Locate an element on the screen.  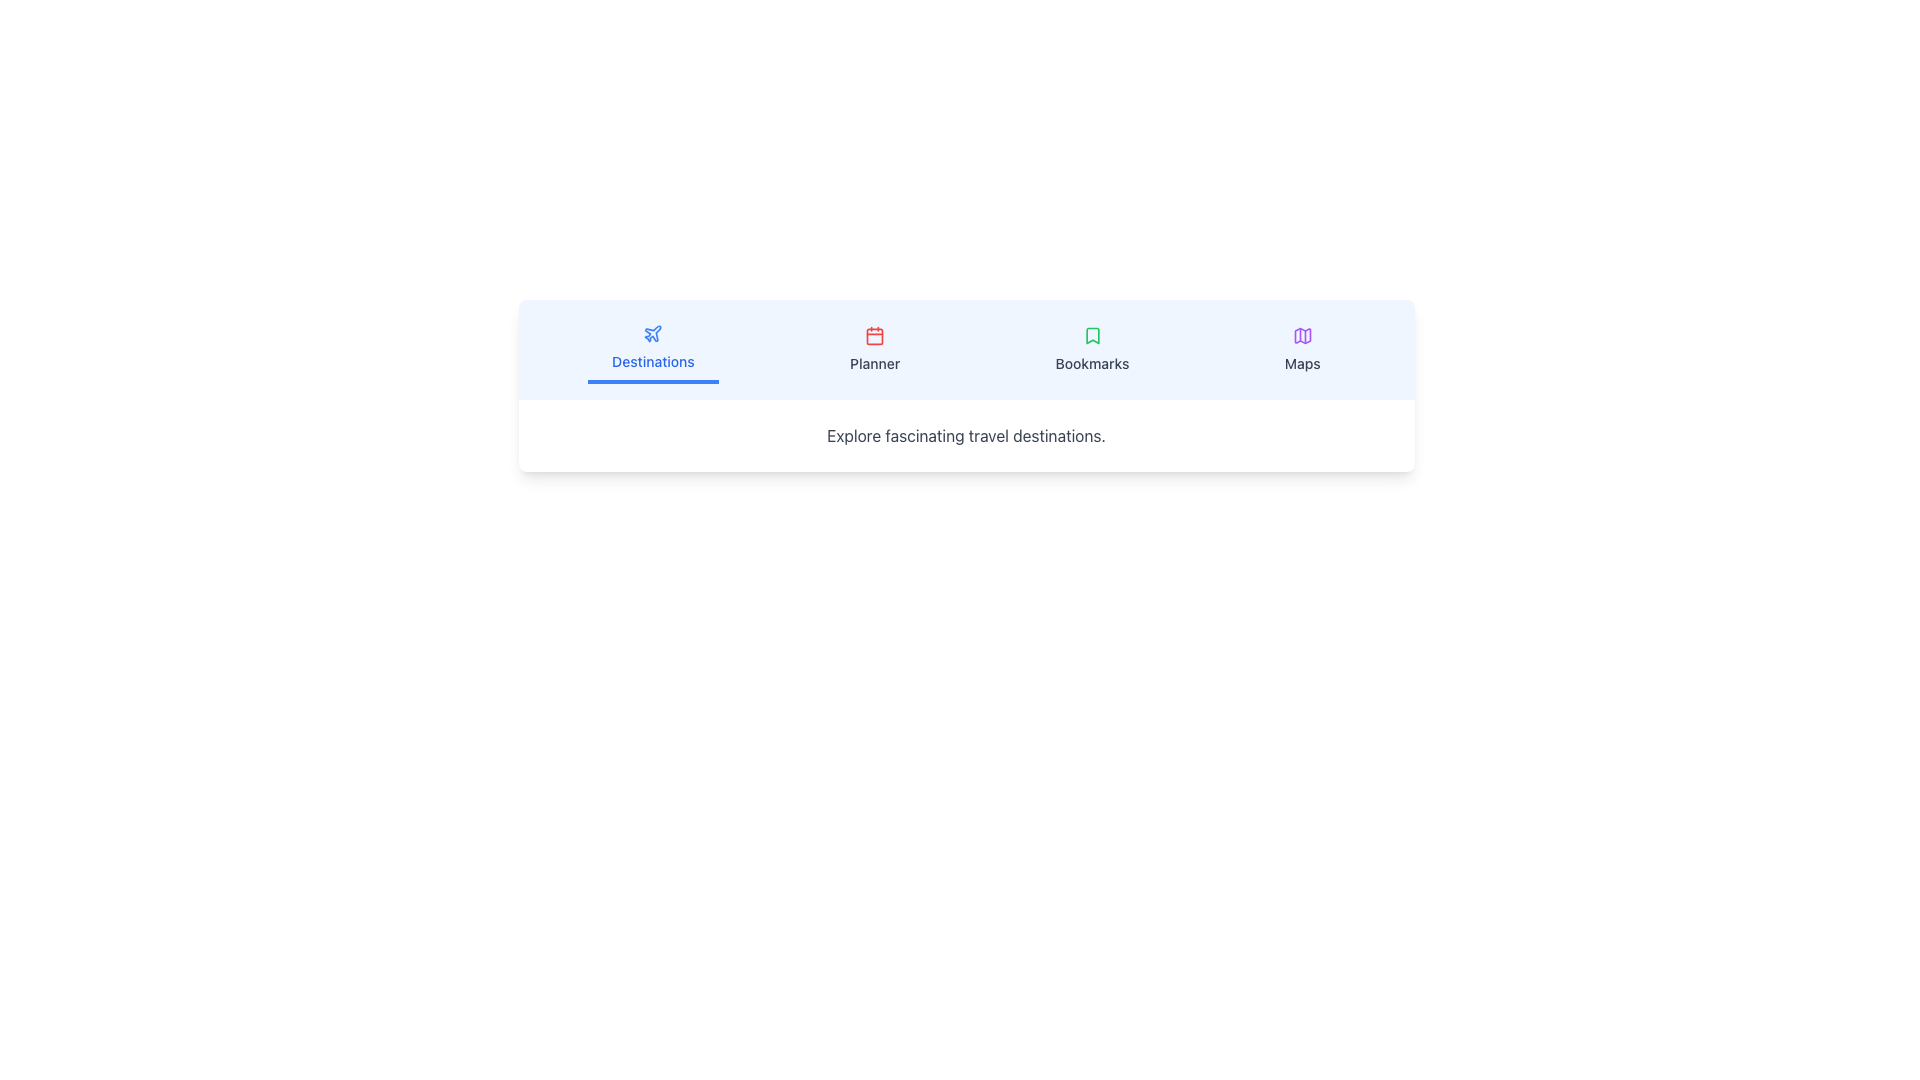
the visual indicator icon for the 'Destinations' section, which is centrally located within the 'Destinations' tab, above the text label 'Destinations' is located at coordinates (653, 333).